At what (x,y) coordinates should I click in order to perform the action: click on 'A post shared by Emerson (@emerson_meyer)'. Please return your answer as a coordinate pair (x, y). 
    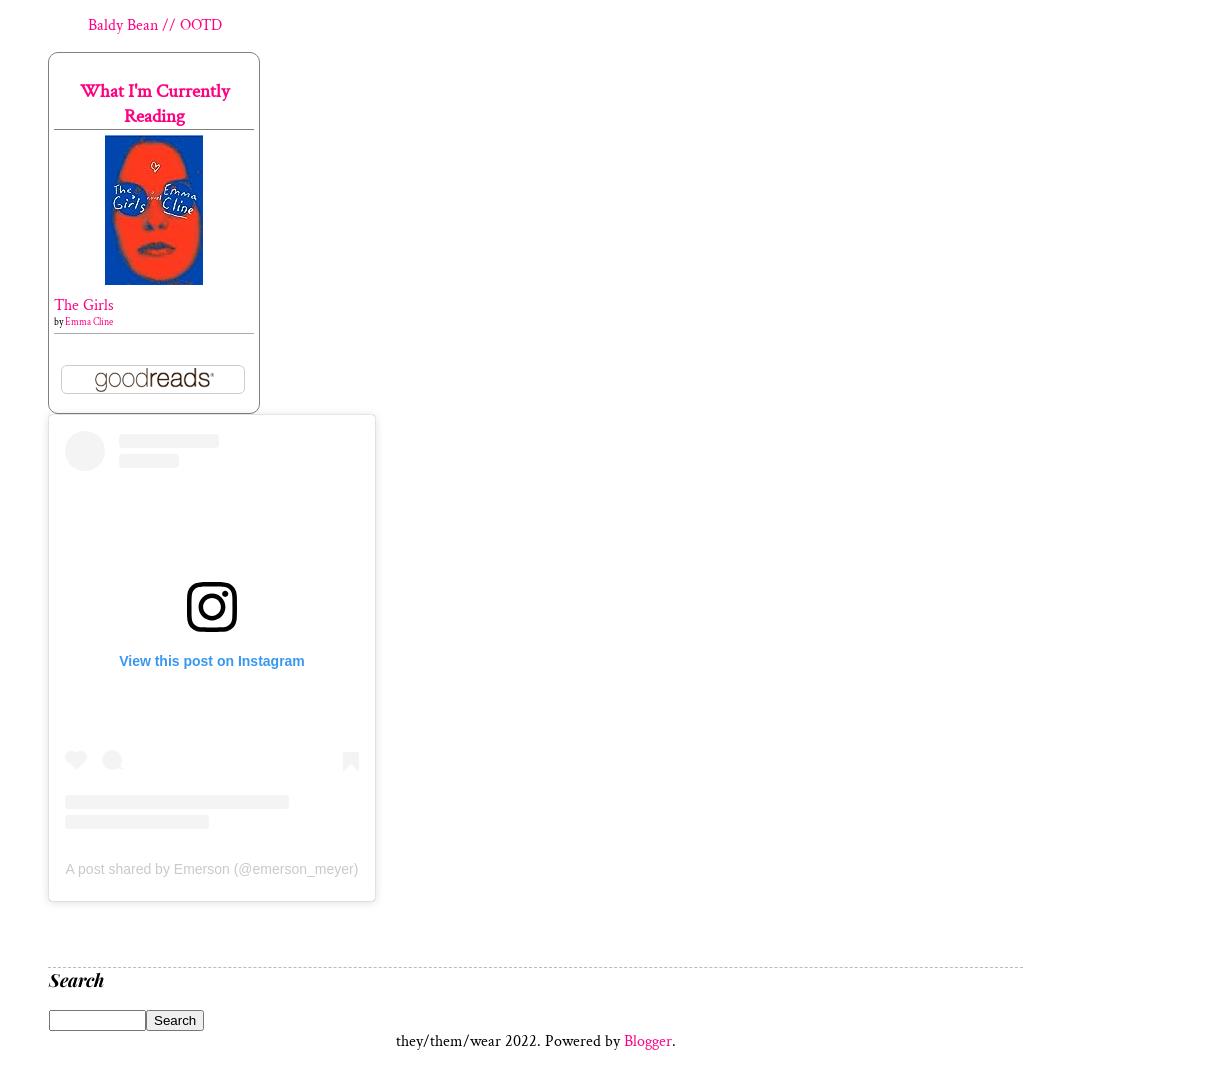
    Looking at the image, I should click on (63, 868).